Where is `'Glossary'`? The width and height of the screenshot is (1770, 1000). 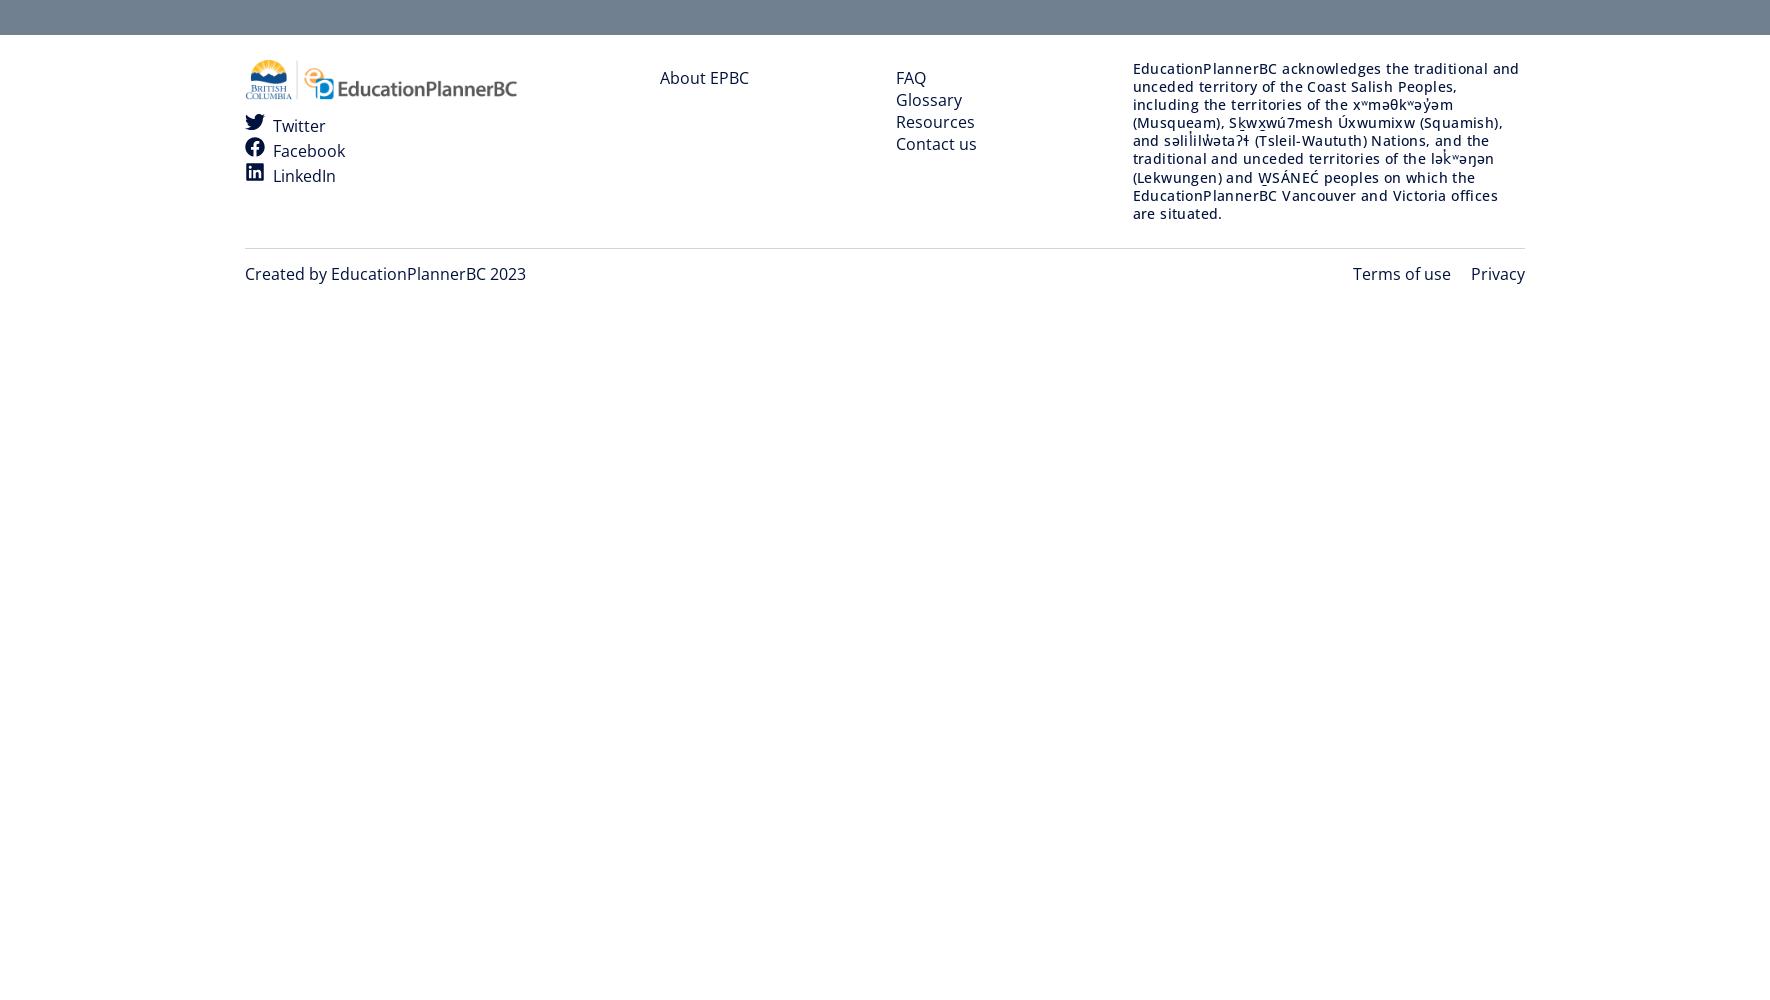
'Glossary' is located at coordinates (928, 98).